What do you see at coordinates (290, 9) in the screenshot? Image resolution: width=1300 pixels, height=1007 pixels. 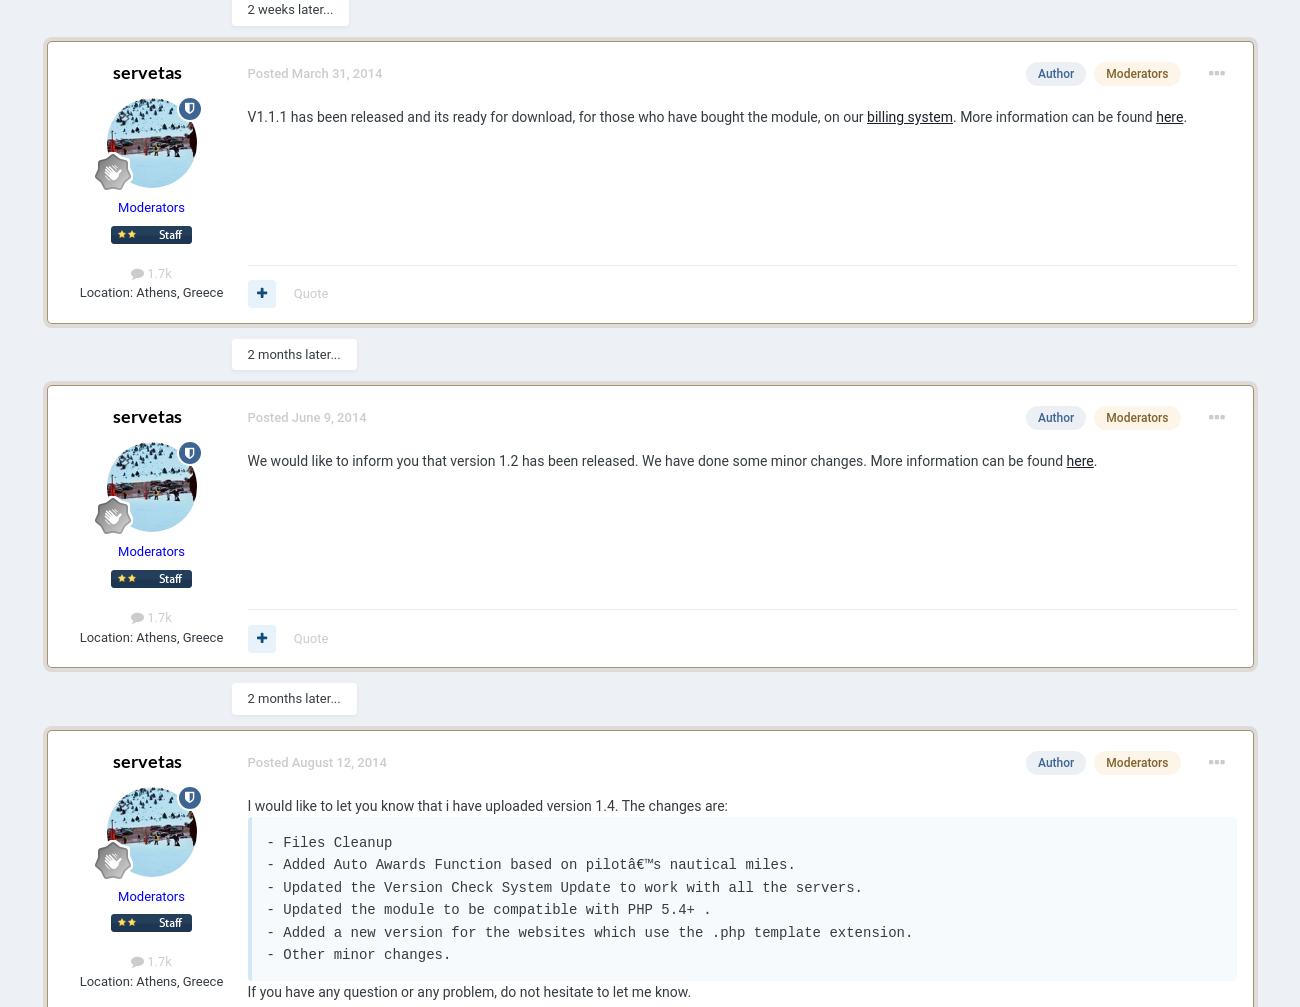 I see `'2 weeks later...'` at bounding box center [290, 9].